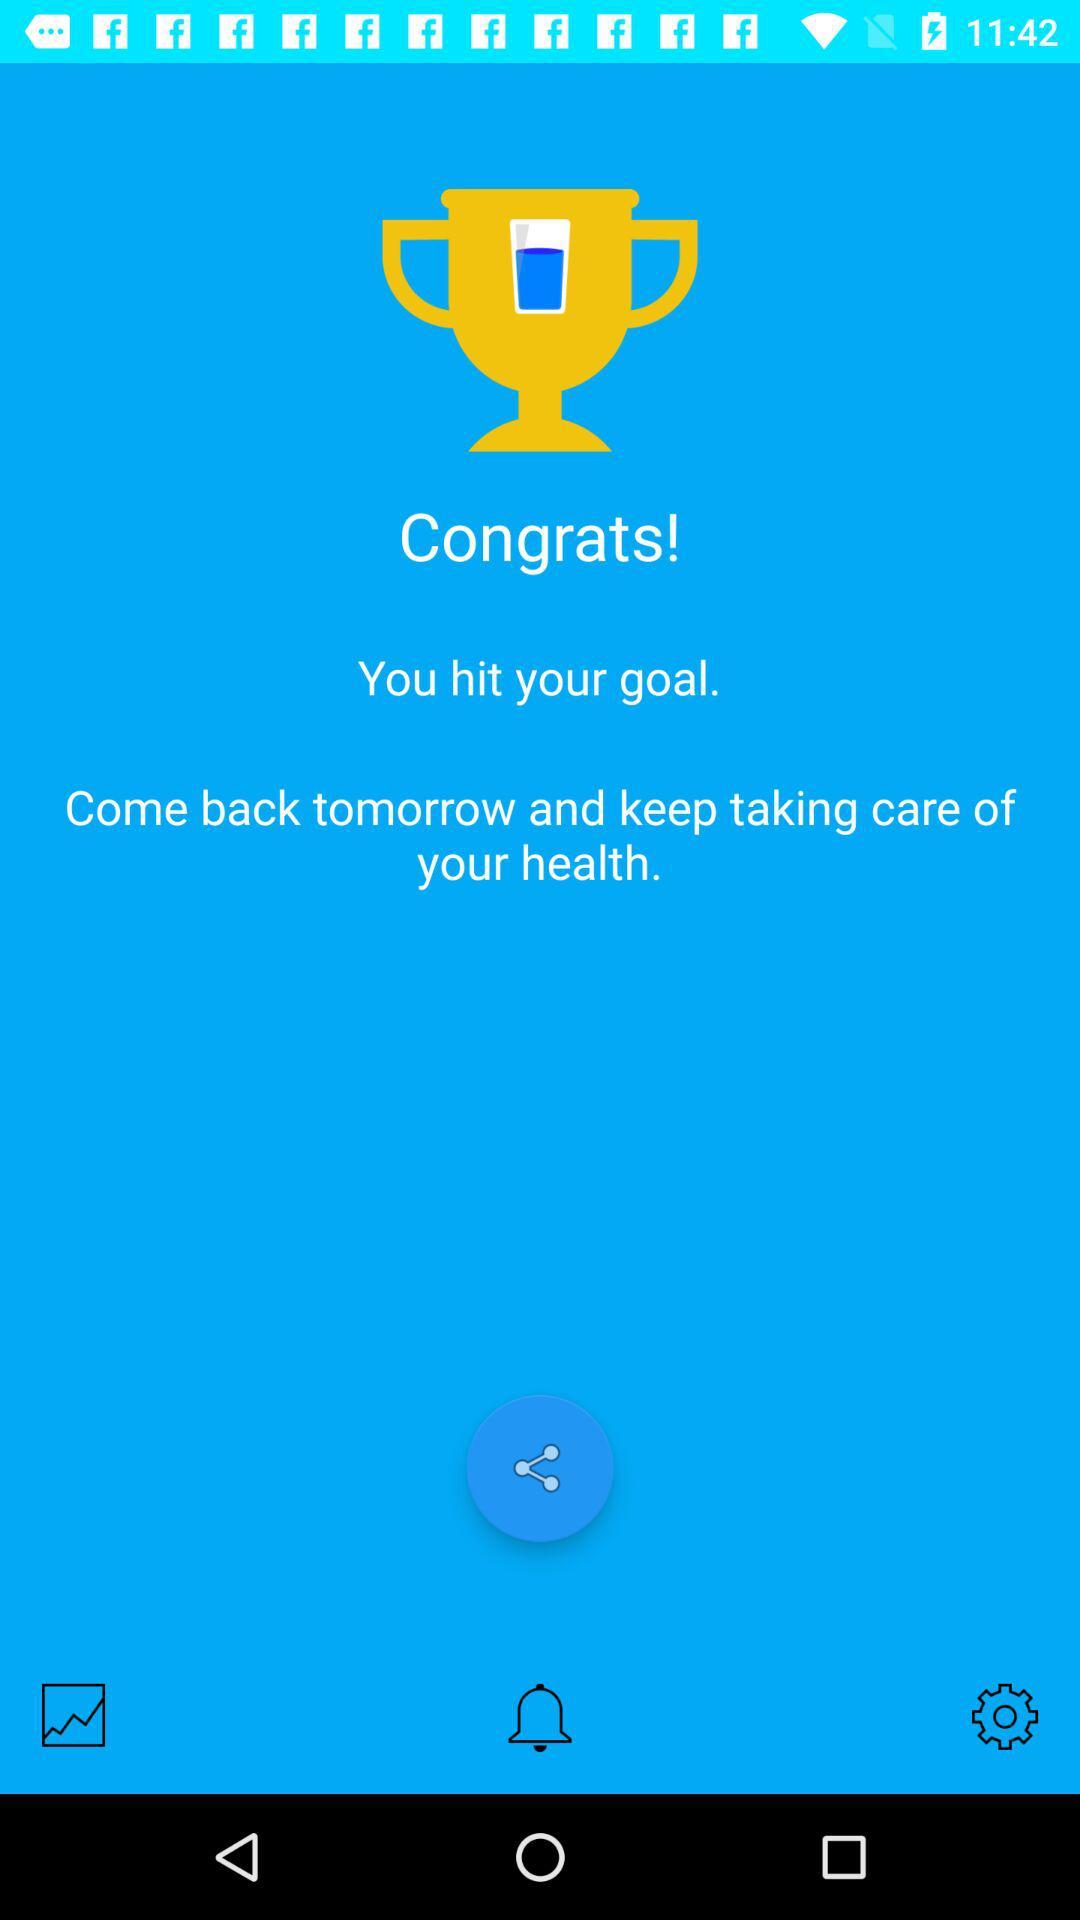 The image size is (1080, 1920). Describe the element at coordinates (1005, 1715) in the screenshot. I see `the icon at the bottom right corner` at that location.